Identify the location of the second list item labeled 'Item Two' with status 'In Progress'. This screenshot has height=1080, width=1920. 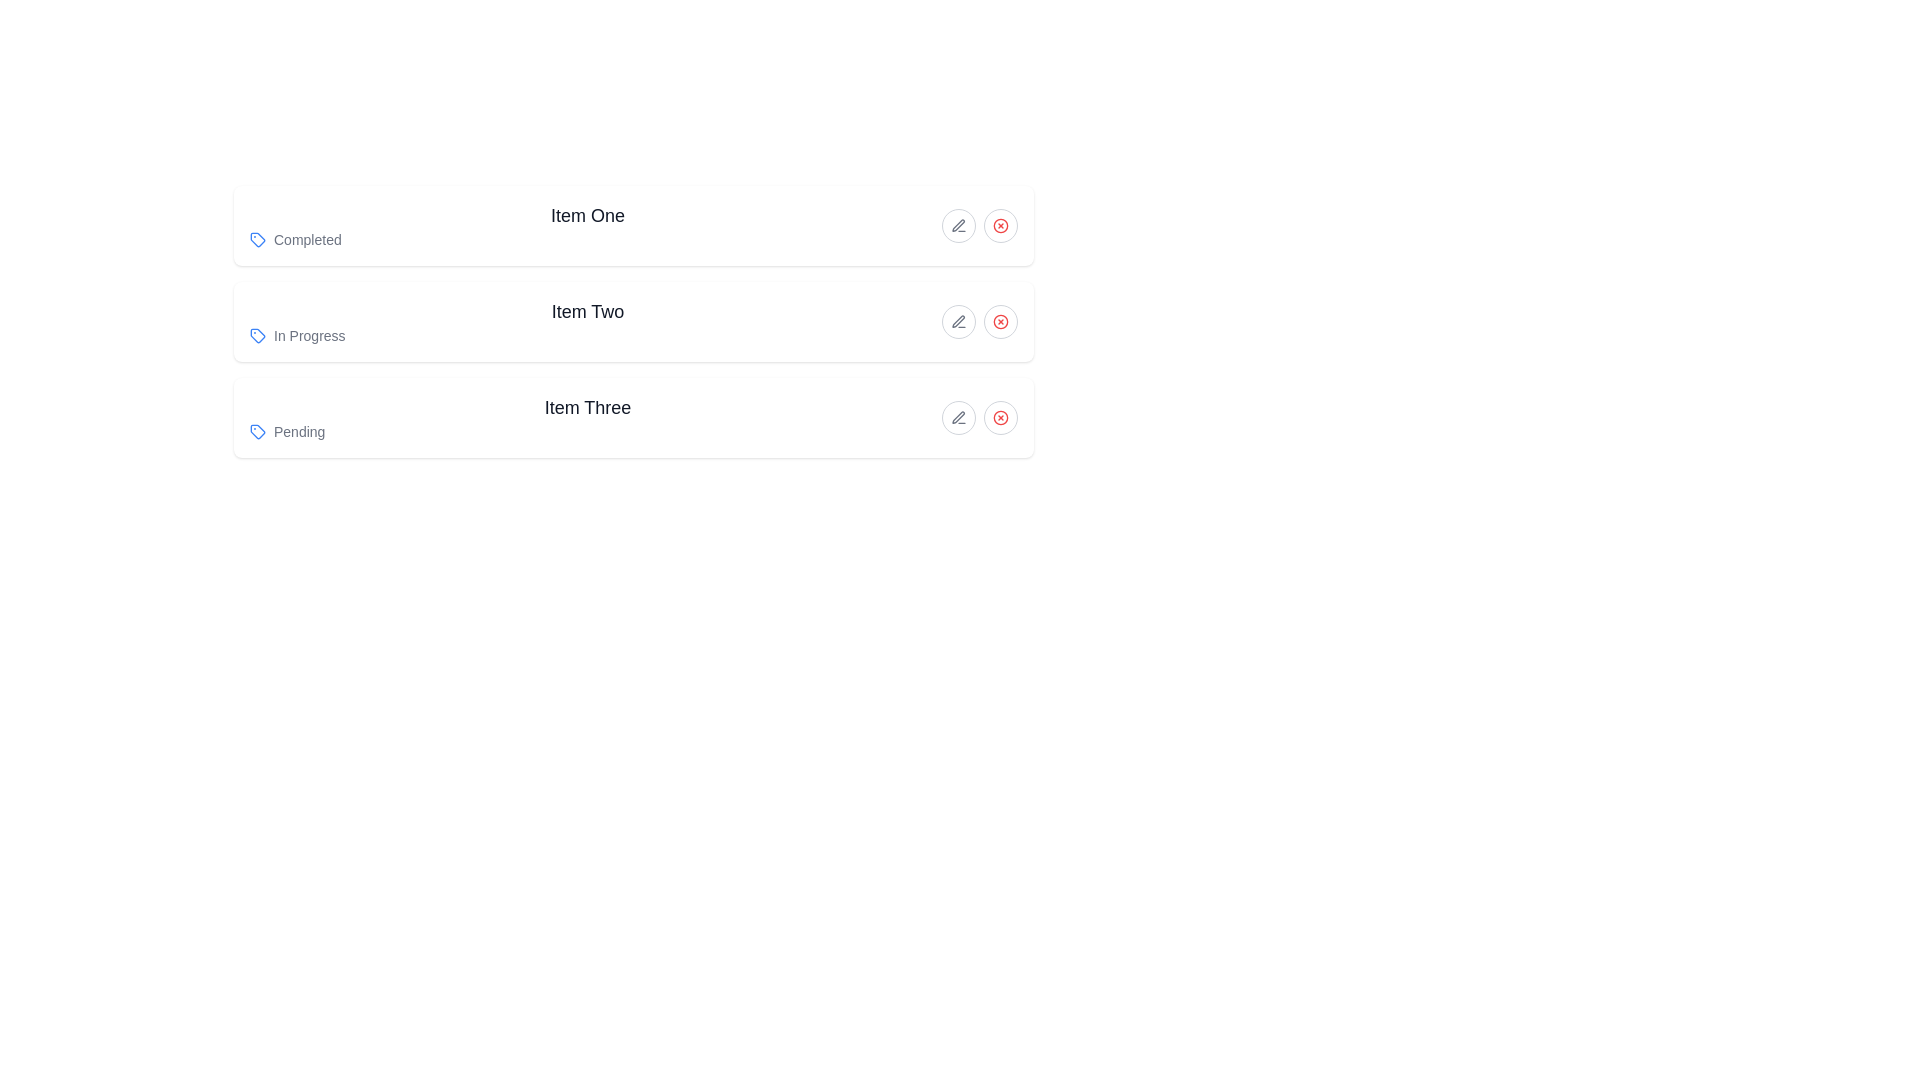
(632, 320).